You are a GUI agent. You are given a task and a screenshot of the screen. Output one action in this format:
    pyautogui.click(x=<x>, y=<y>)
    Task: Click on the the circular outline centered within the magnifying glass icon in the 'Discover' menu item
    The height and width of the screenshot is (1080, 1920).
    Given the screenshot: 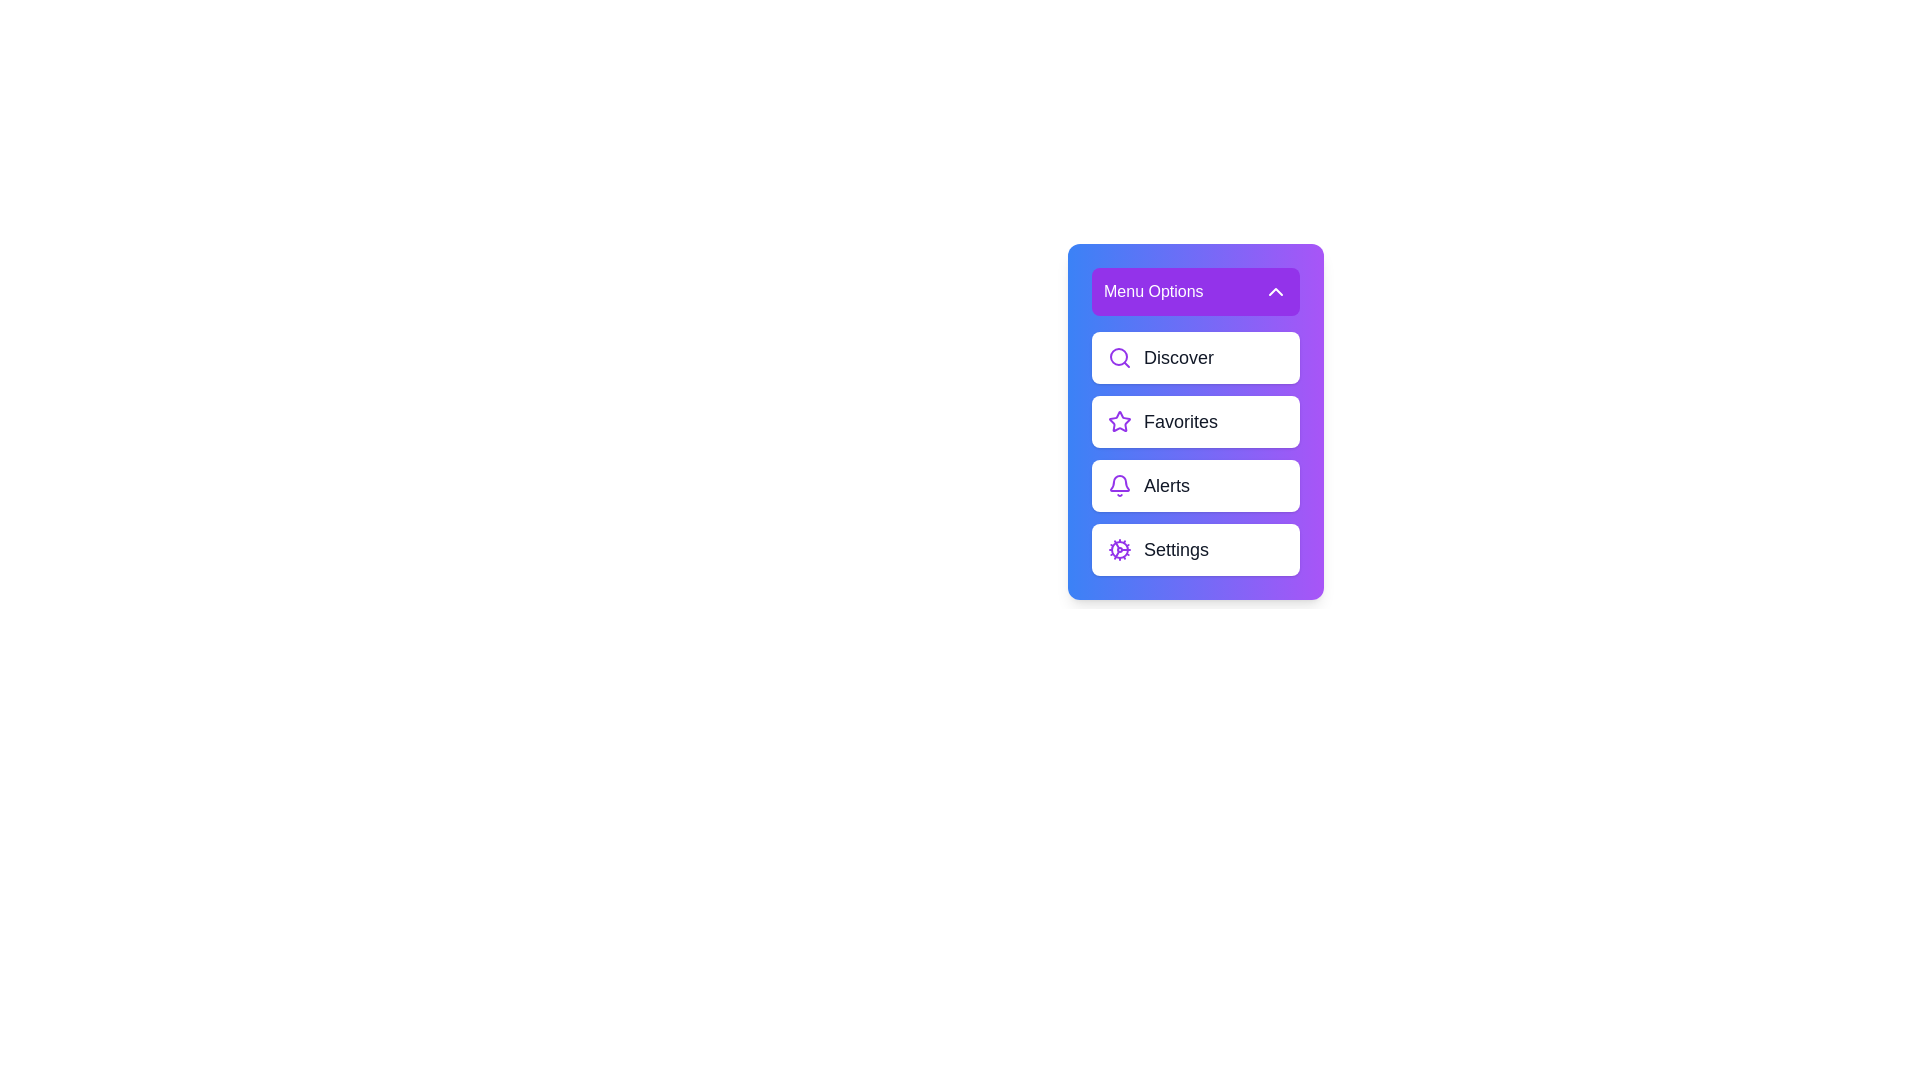 What is the action you would take?
    pyautogui.click(x=1117, y=356)
    